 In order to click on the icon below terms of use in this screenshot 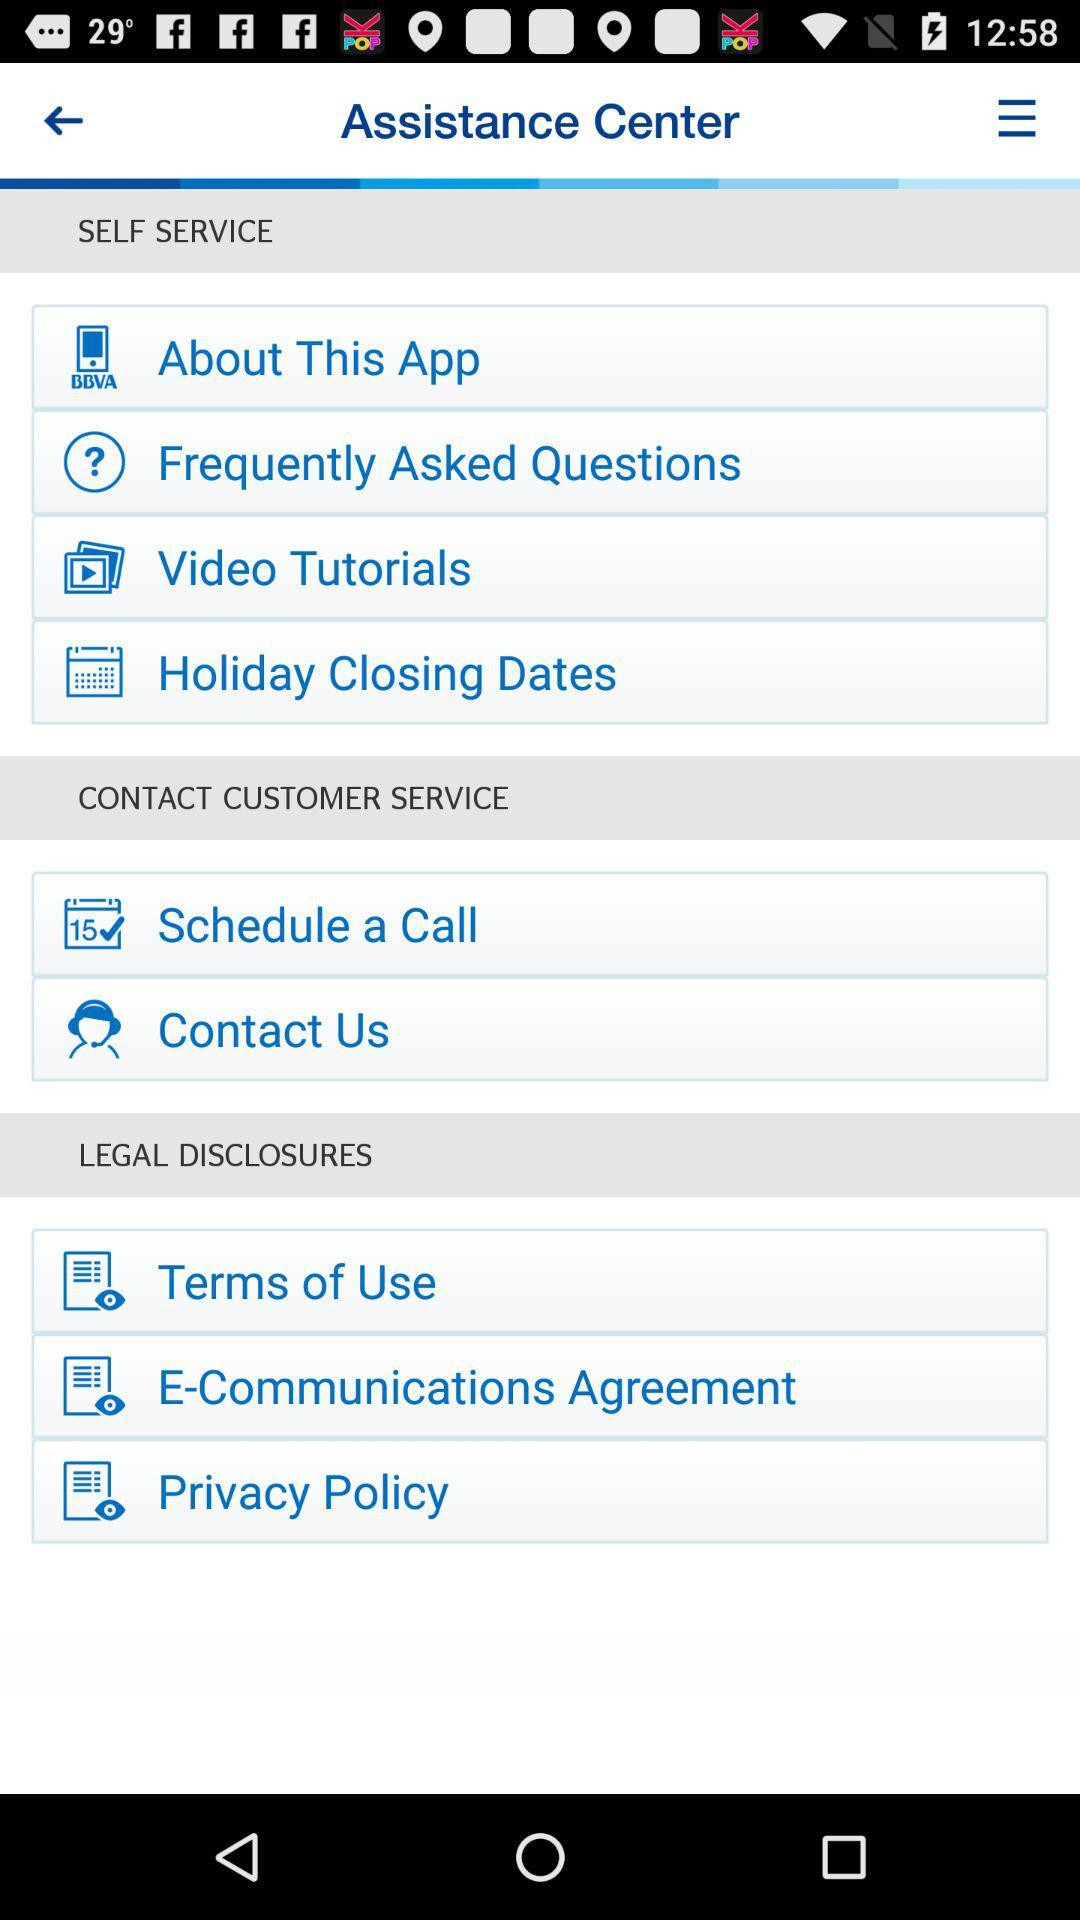, I will do `click(540, 1385)`.